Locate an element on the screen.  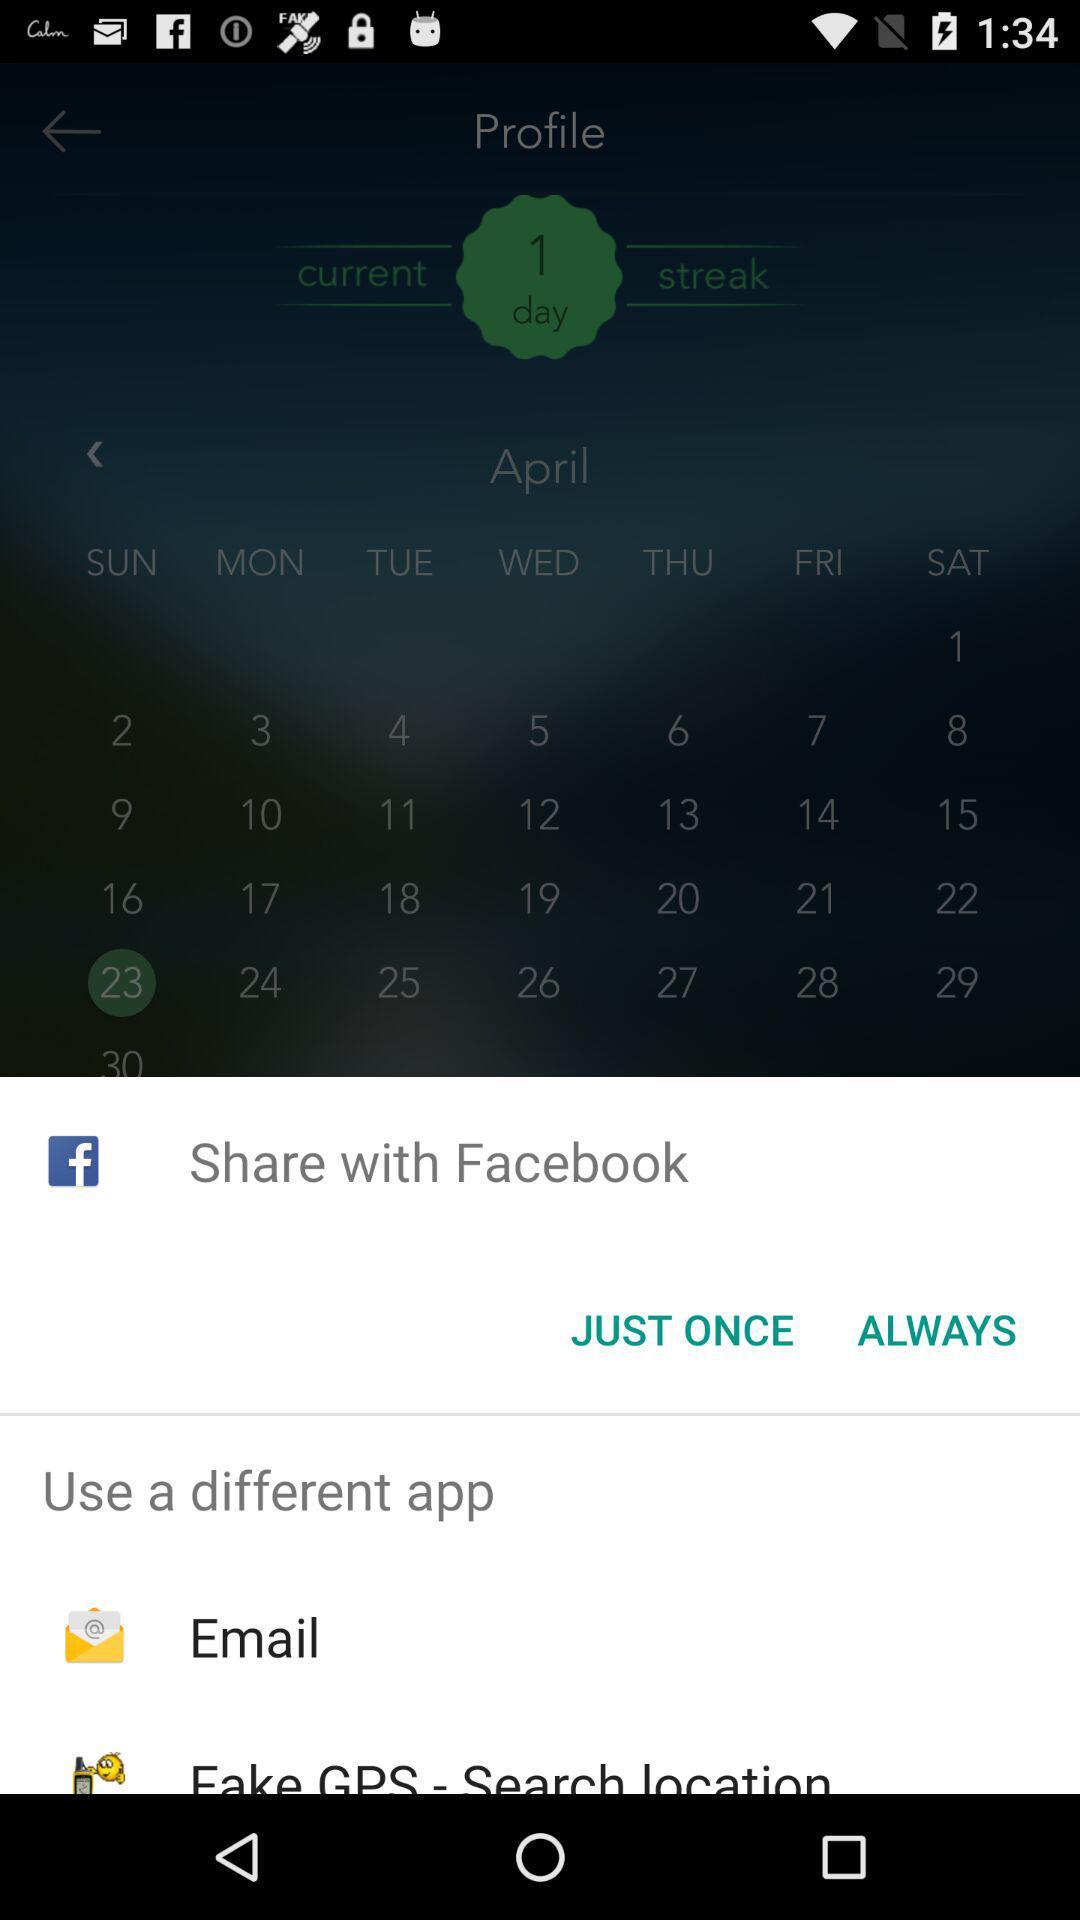
the email app is located at coordinates (253, 1636).